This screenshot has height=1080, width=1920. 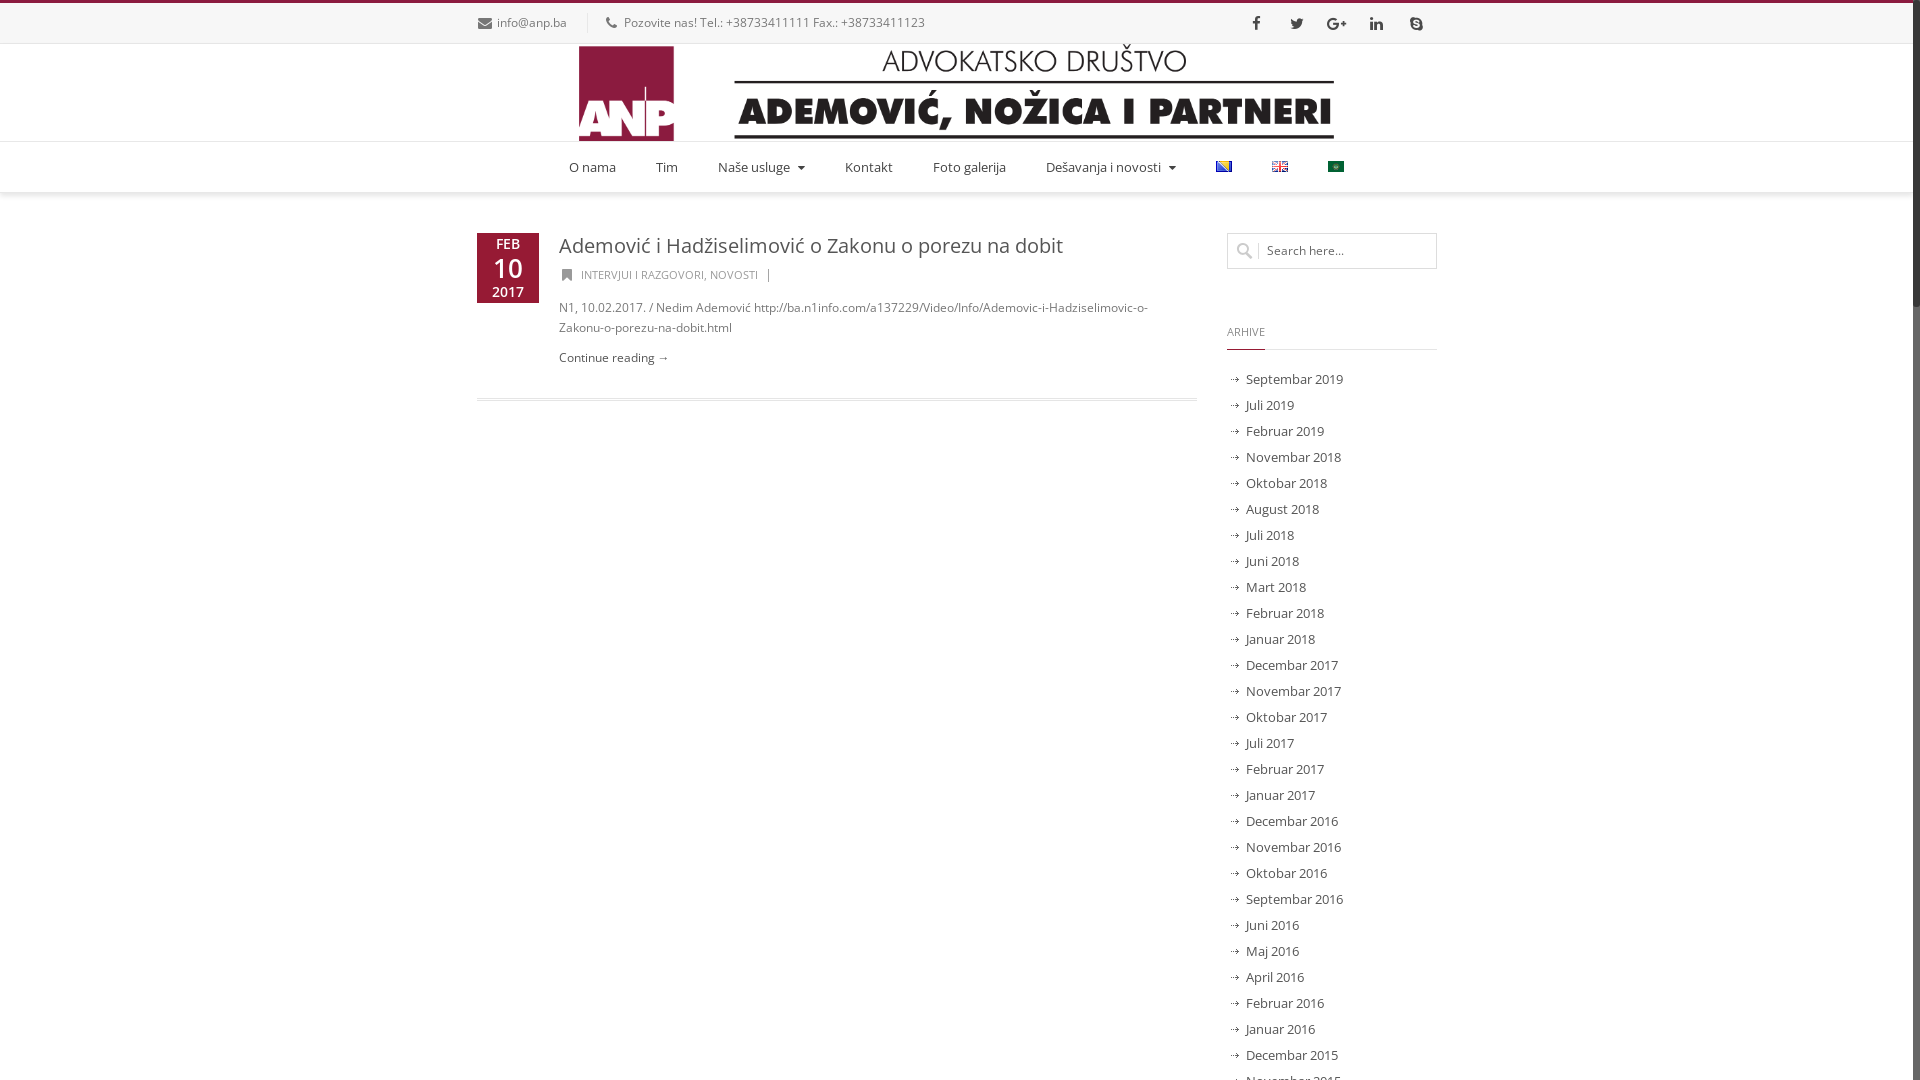 I want to click on 'April 2016', so click(x=1266, y=975).